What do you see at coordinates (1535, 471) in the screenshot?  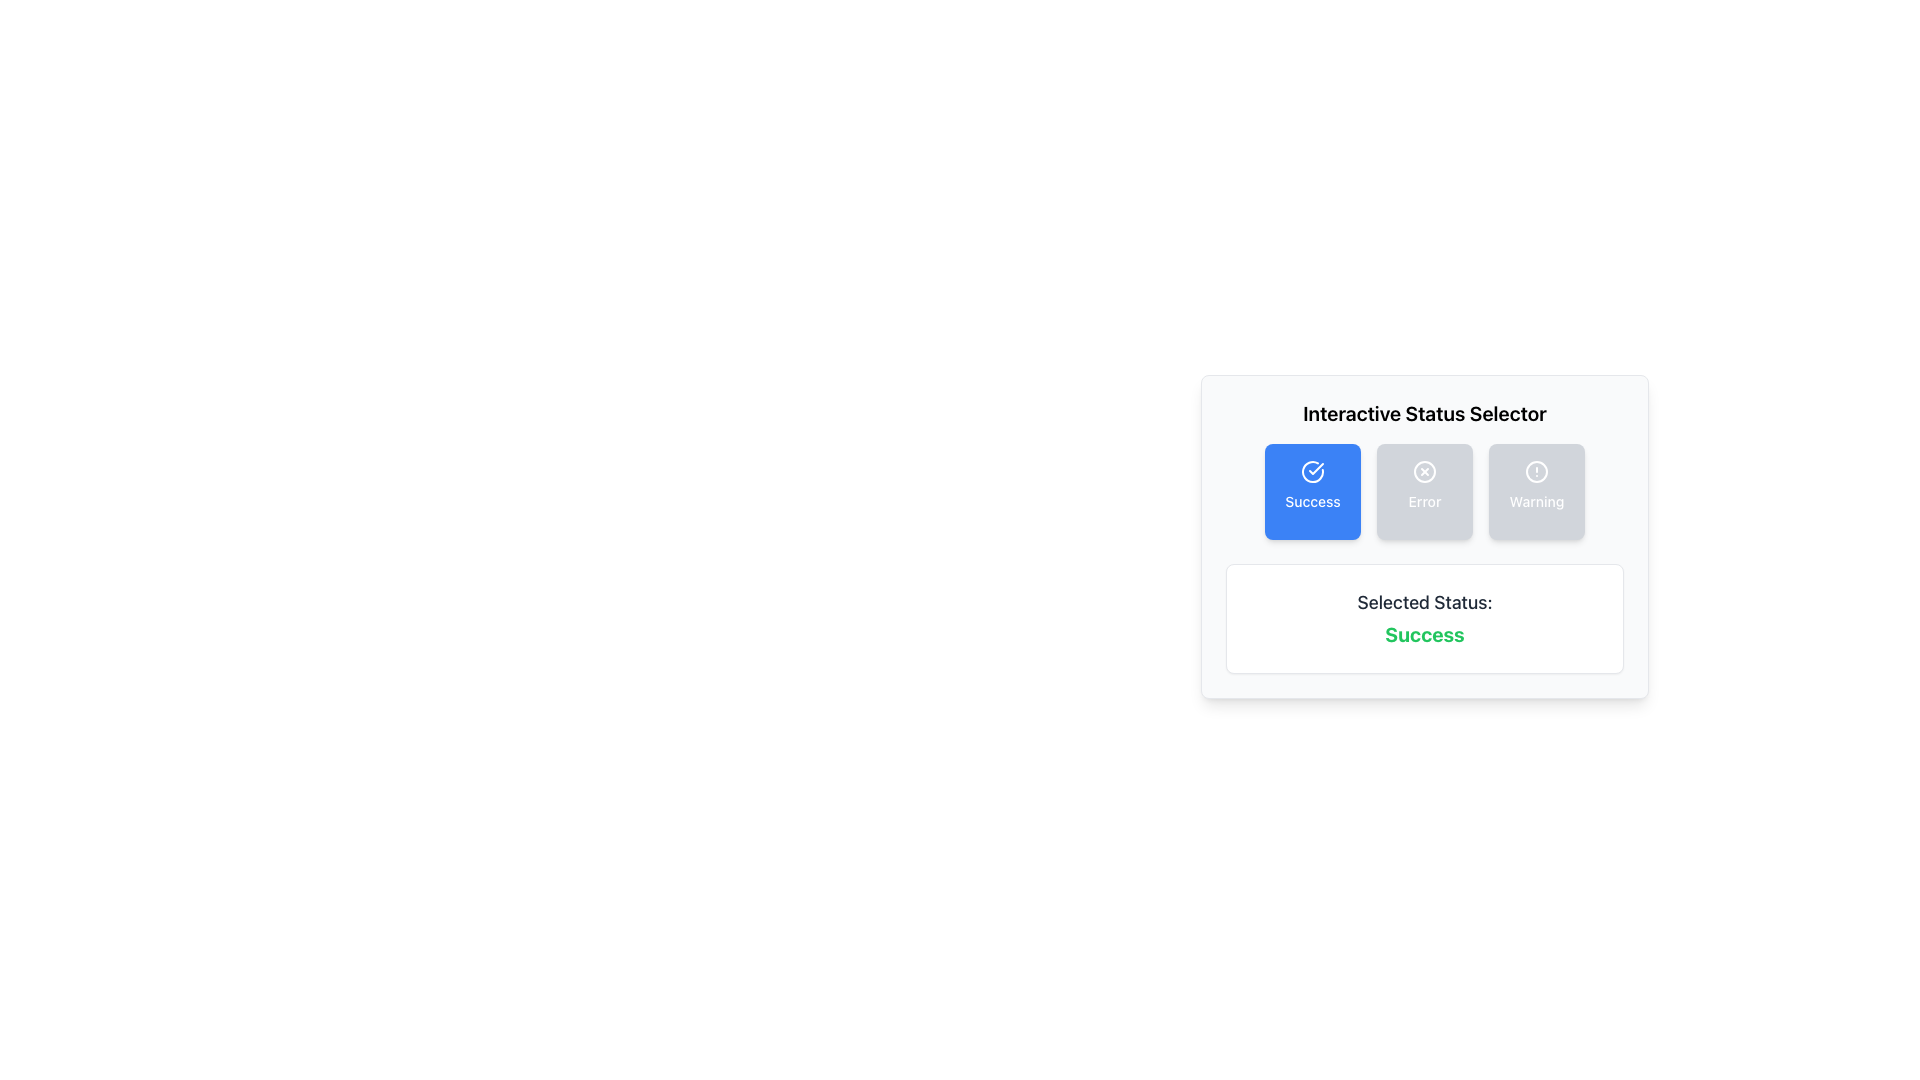 I see `the circular graphical component within the 'Warning' button of the 'Interactive Status Selector', which indicates a warning status` at bounding box center [1535, 471].